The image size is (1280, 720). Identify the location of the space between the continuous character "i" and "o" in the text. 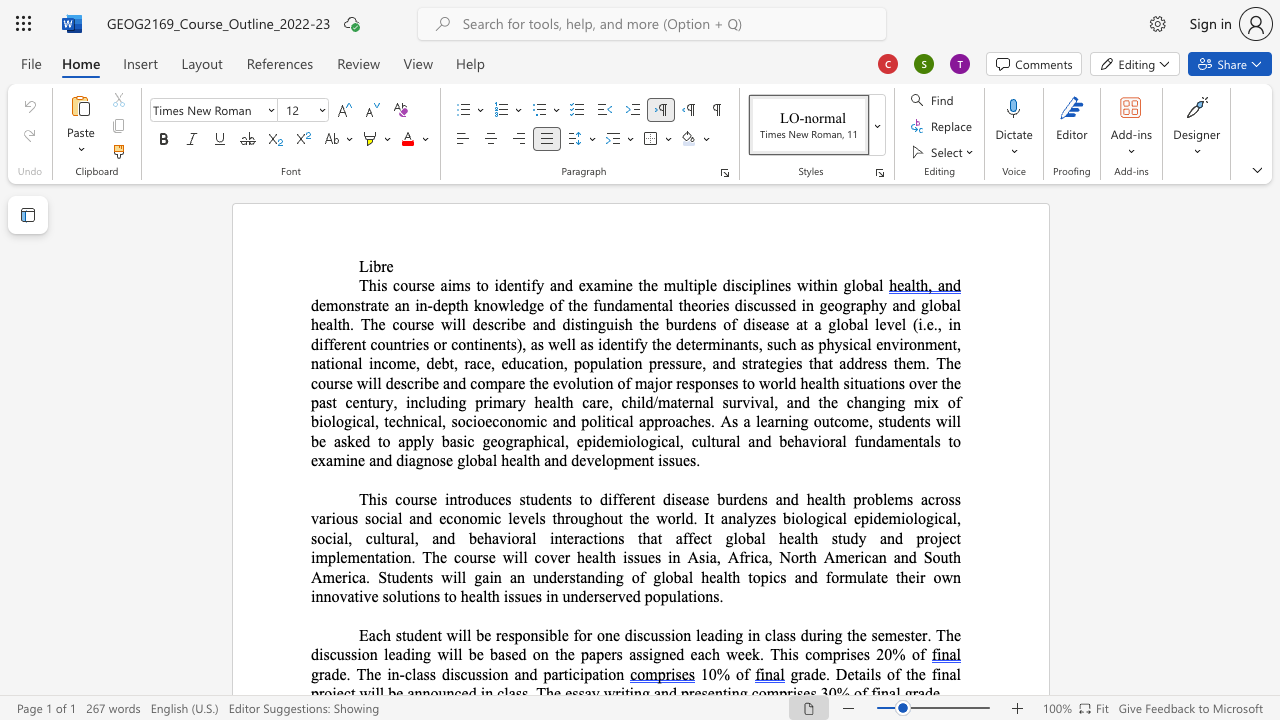
(477, 420).